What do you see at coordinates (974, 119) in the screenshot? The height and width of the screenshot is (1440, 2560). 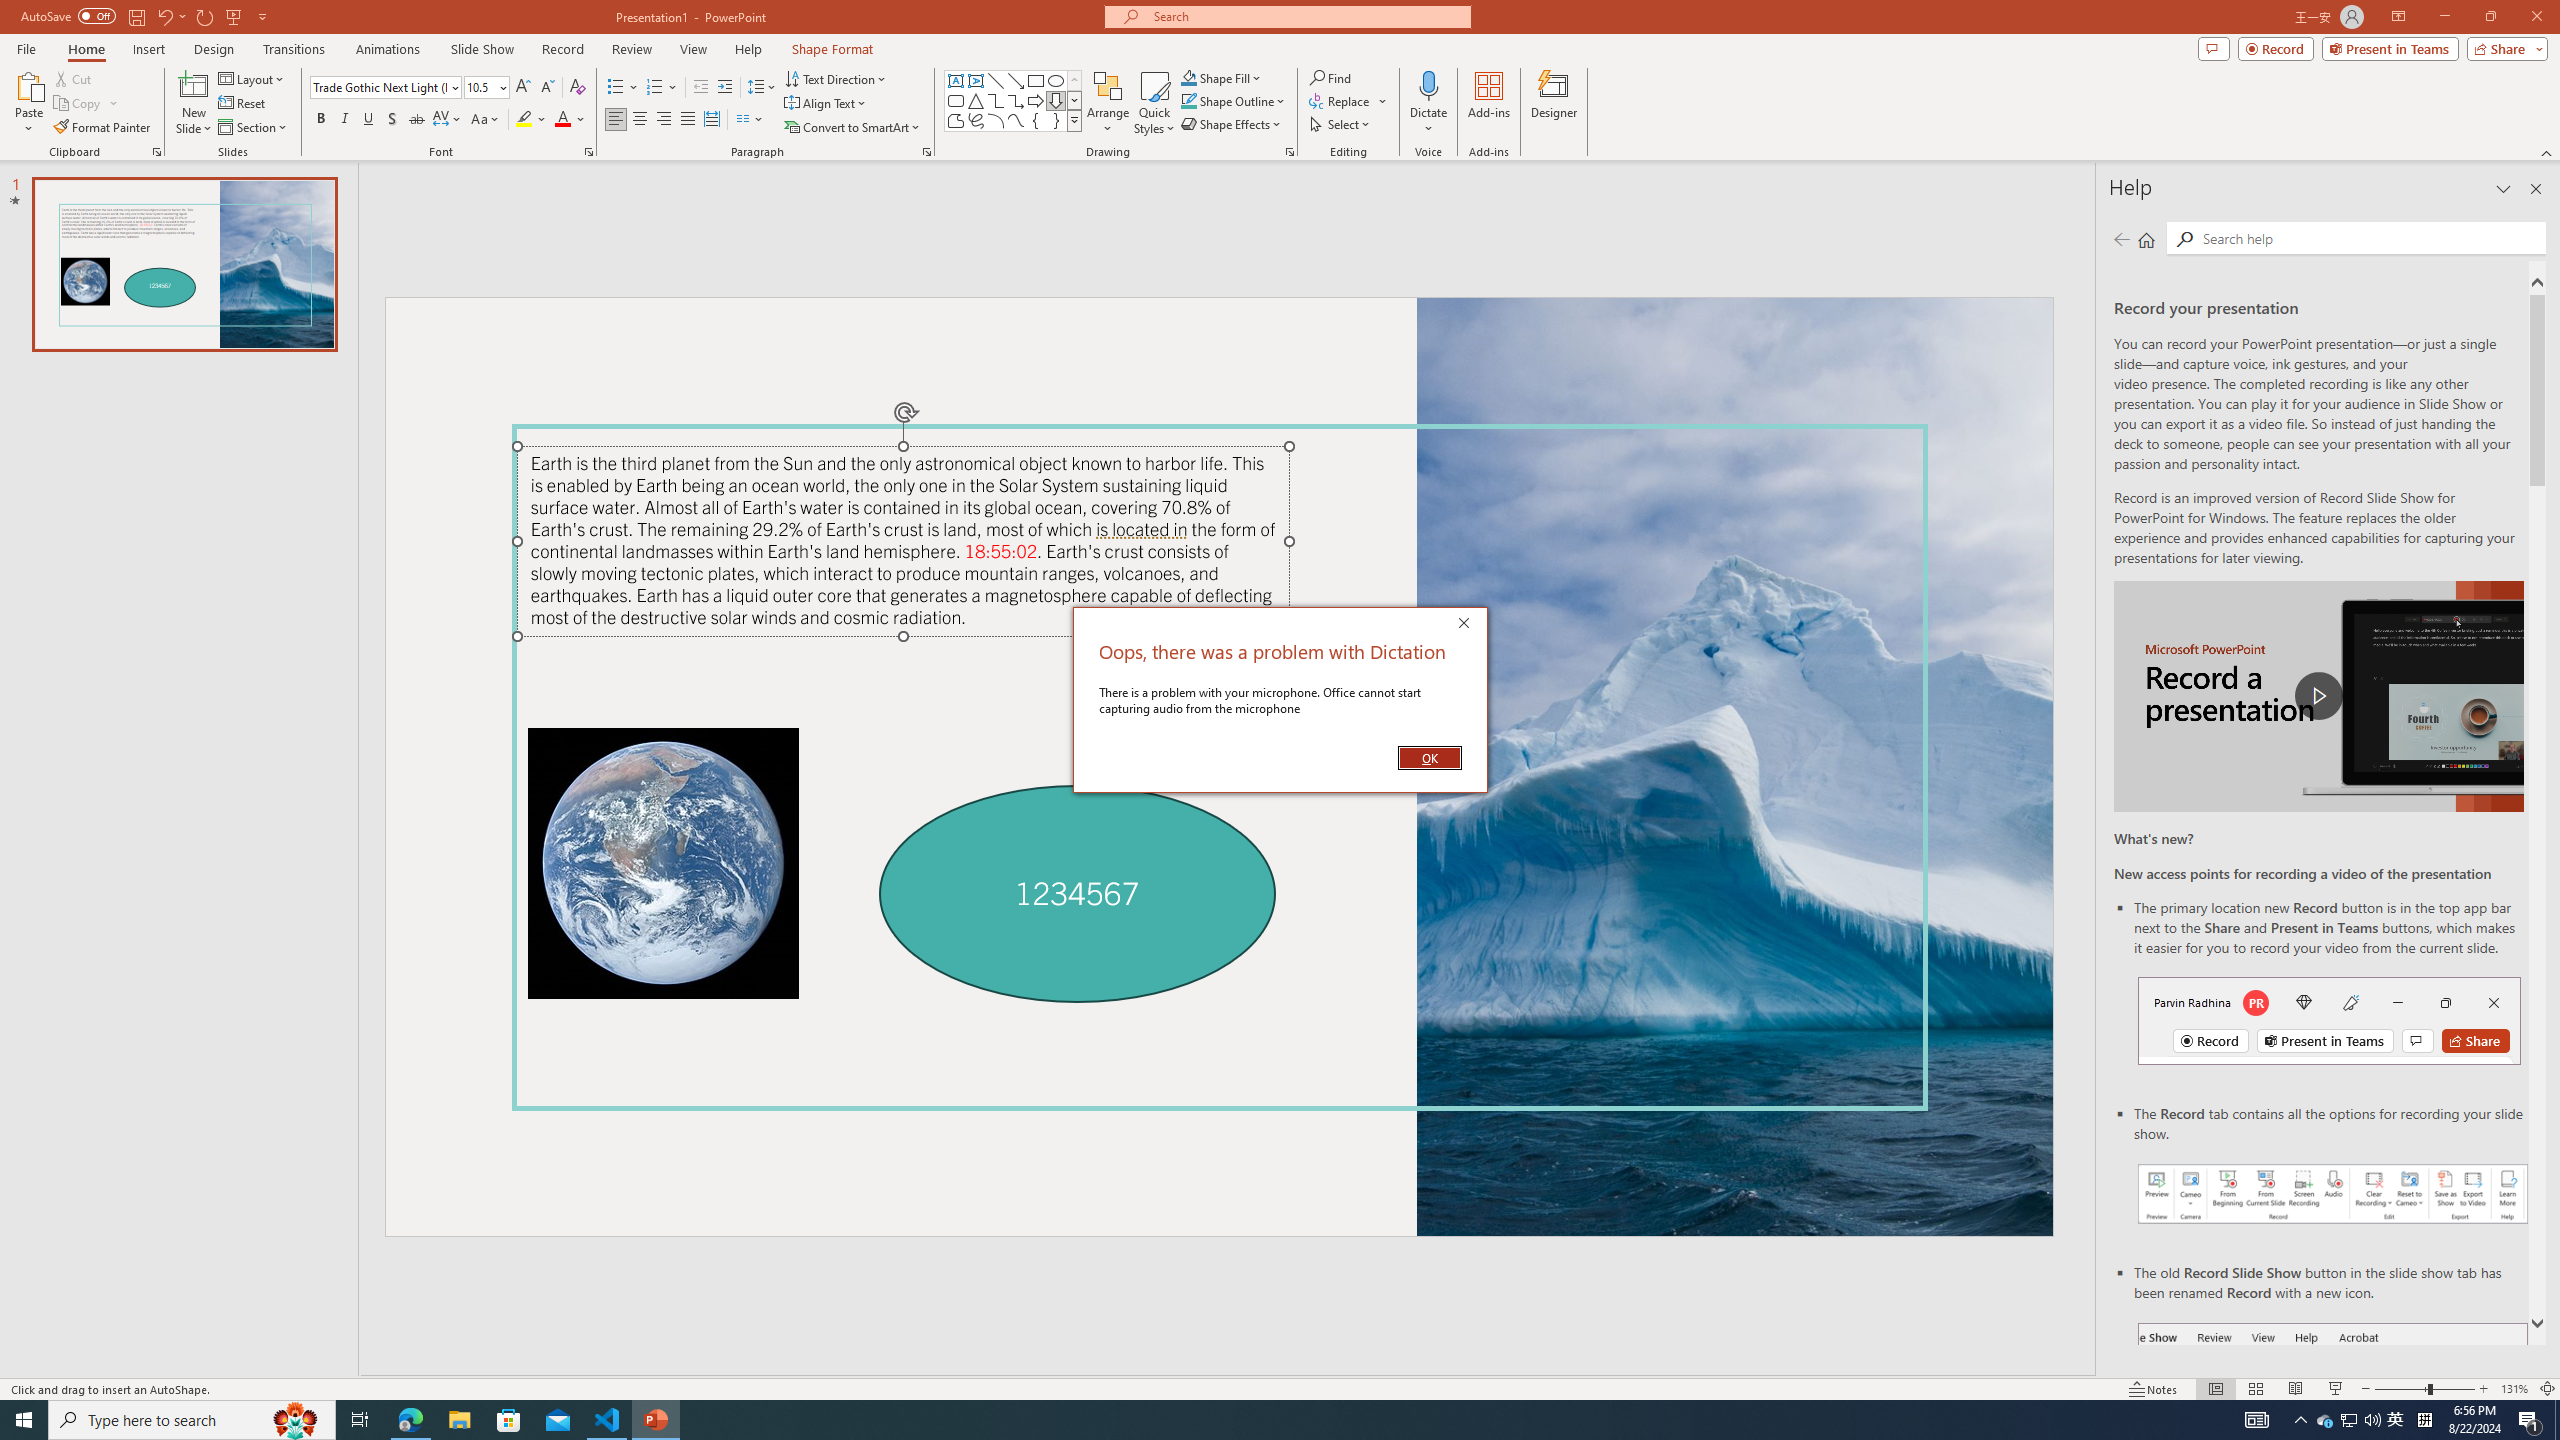 I see `'Freeform: Scribble'` at bounding box center [974, 119].